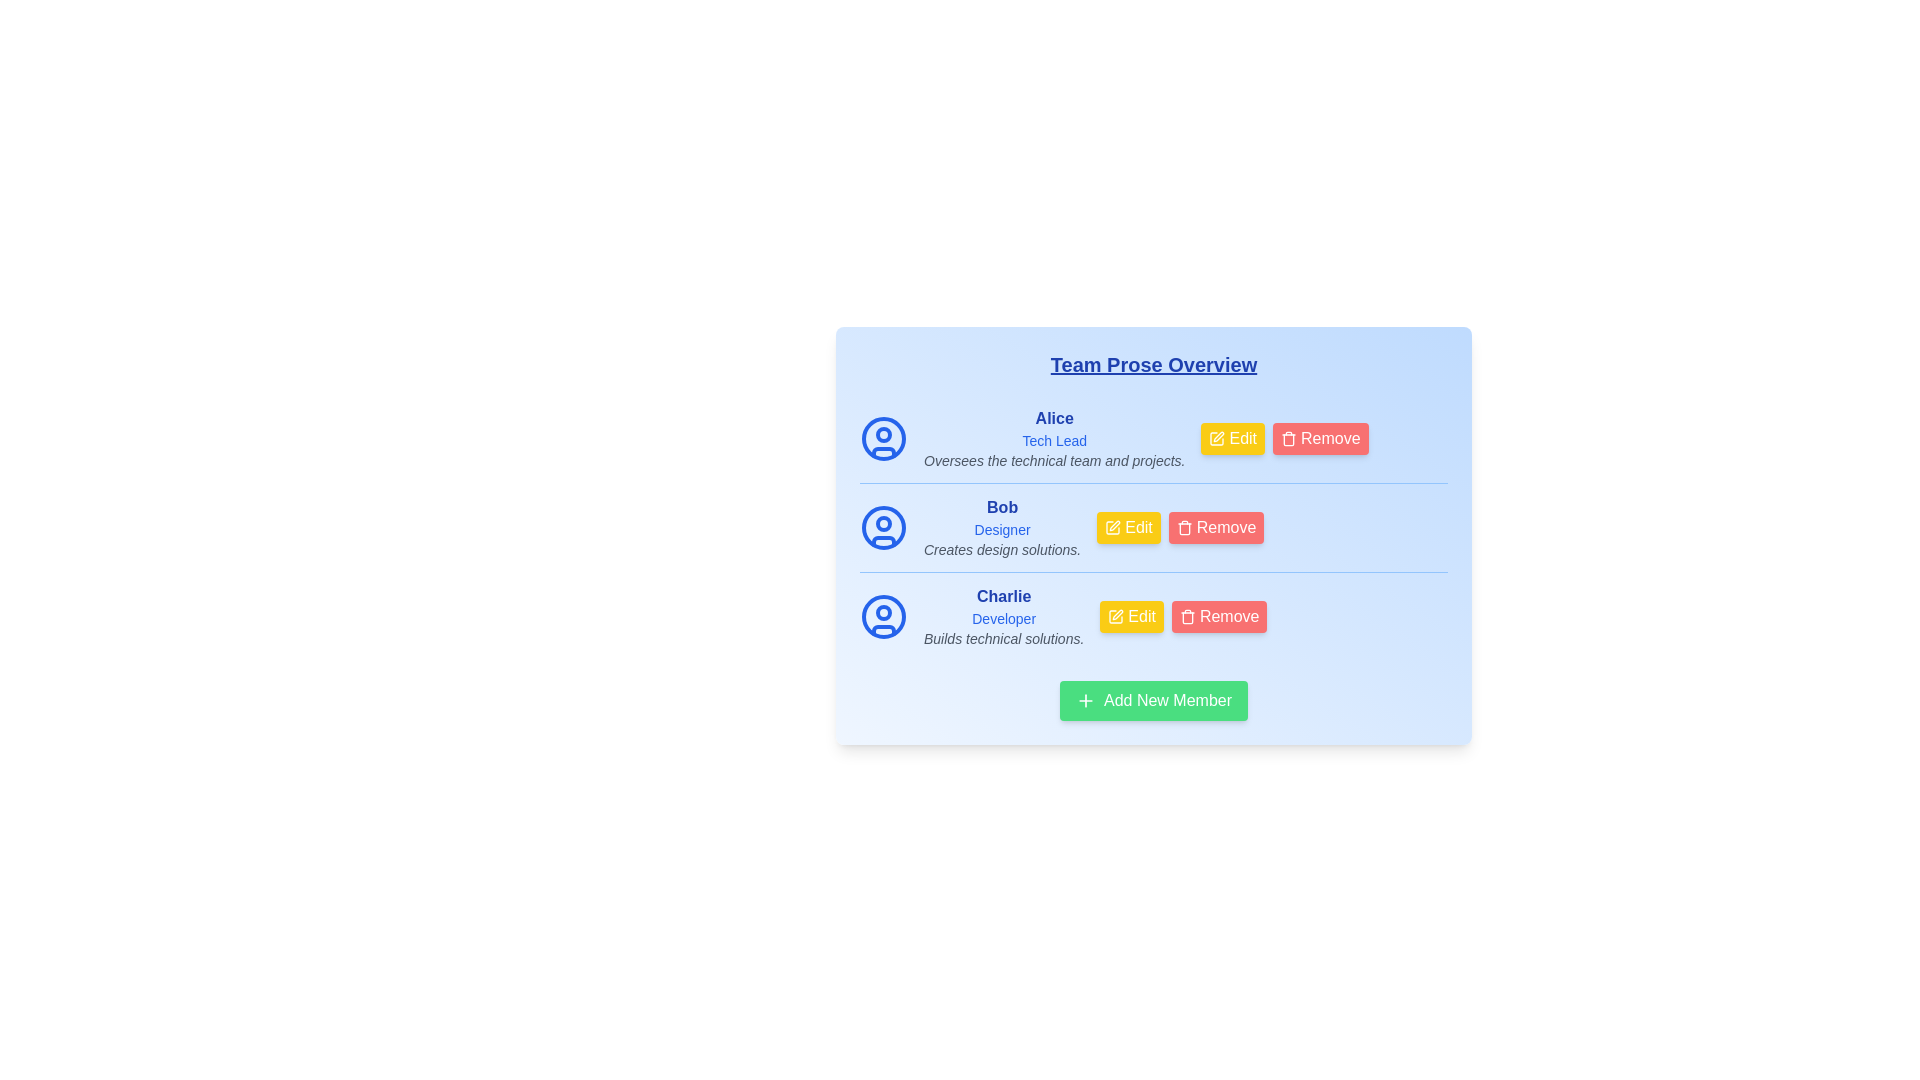 This screenshot has height=1080, width=1920. I want to click on the small quadratic icon with a thin black border, located at the top-right corner of the 'Edit' button adjacent to the profile named Alice, so click(1216, 438).